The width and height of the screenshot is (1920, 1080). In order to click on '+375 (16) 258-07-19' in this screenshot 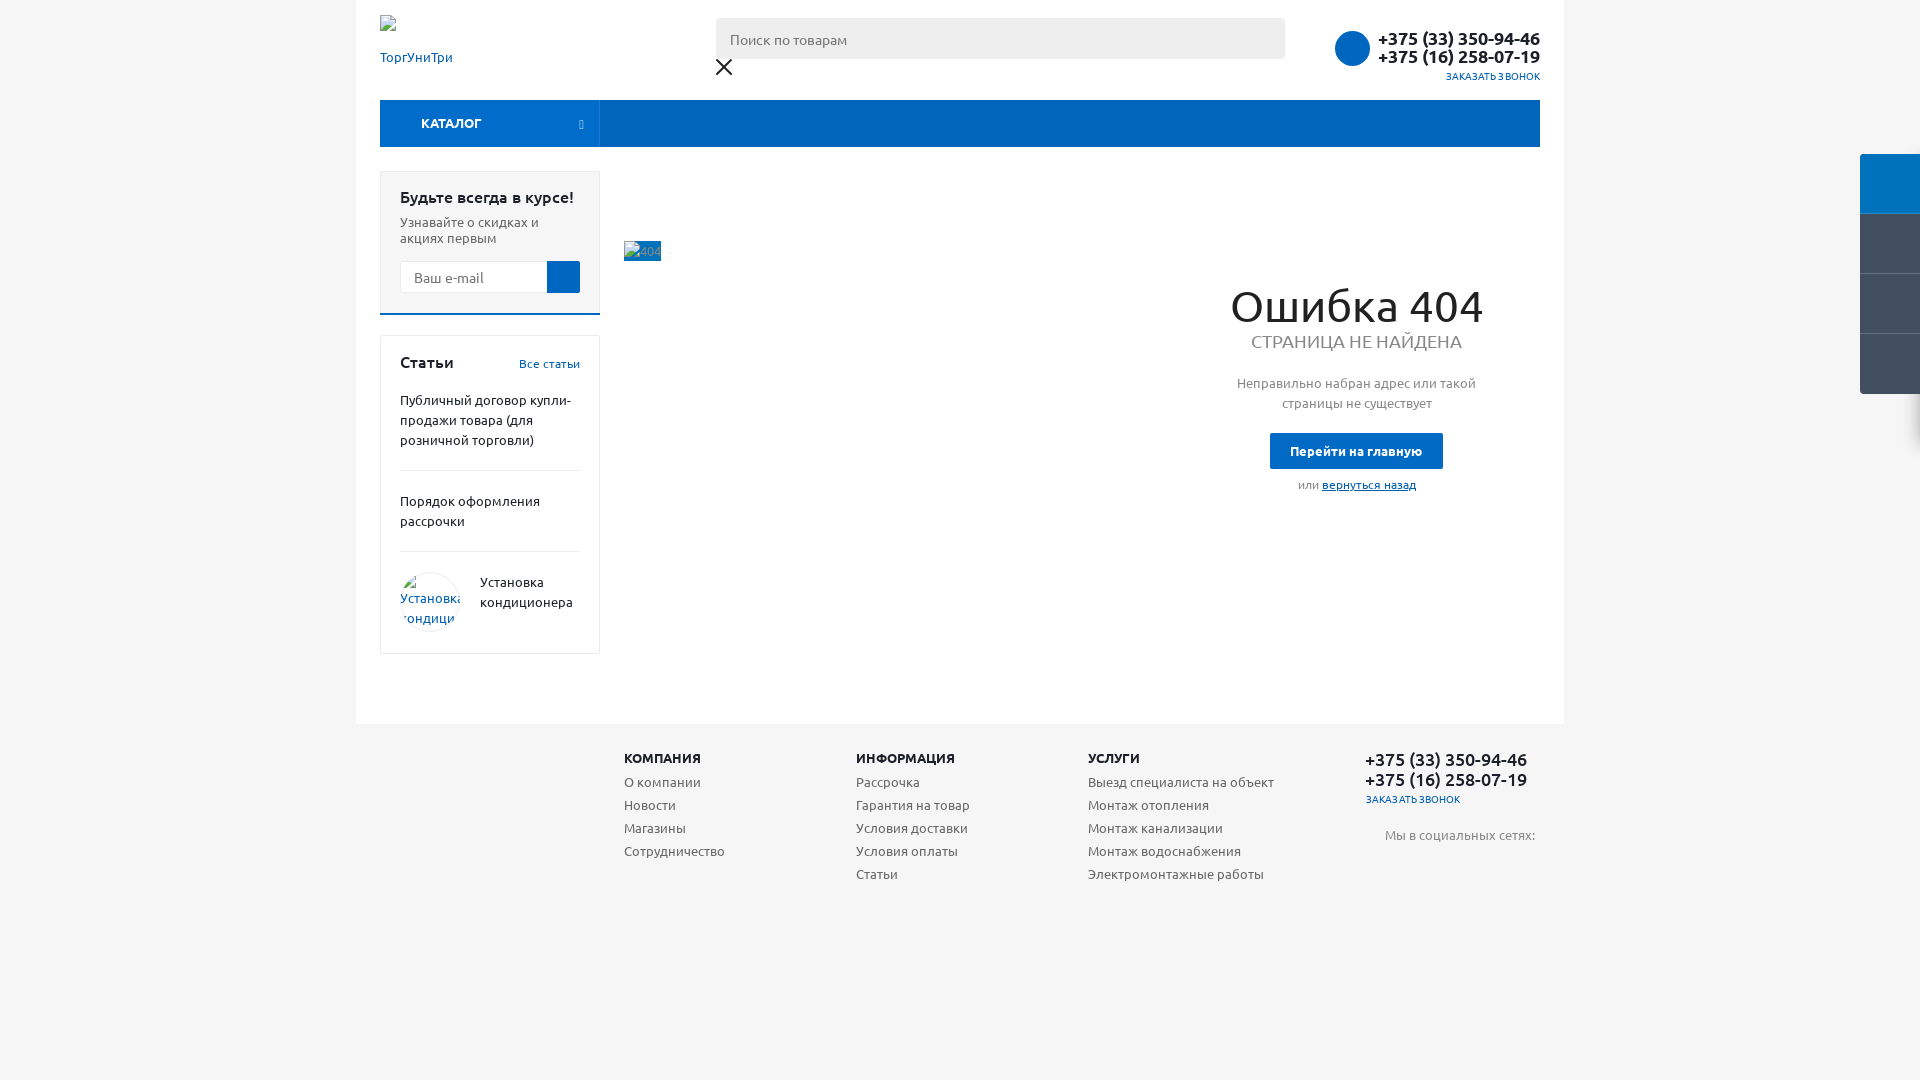, I will do `click(1376, 55)`.